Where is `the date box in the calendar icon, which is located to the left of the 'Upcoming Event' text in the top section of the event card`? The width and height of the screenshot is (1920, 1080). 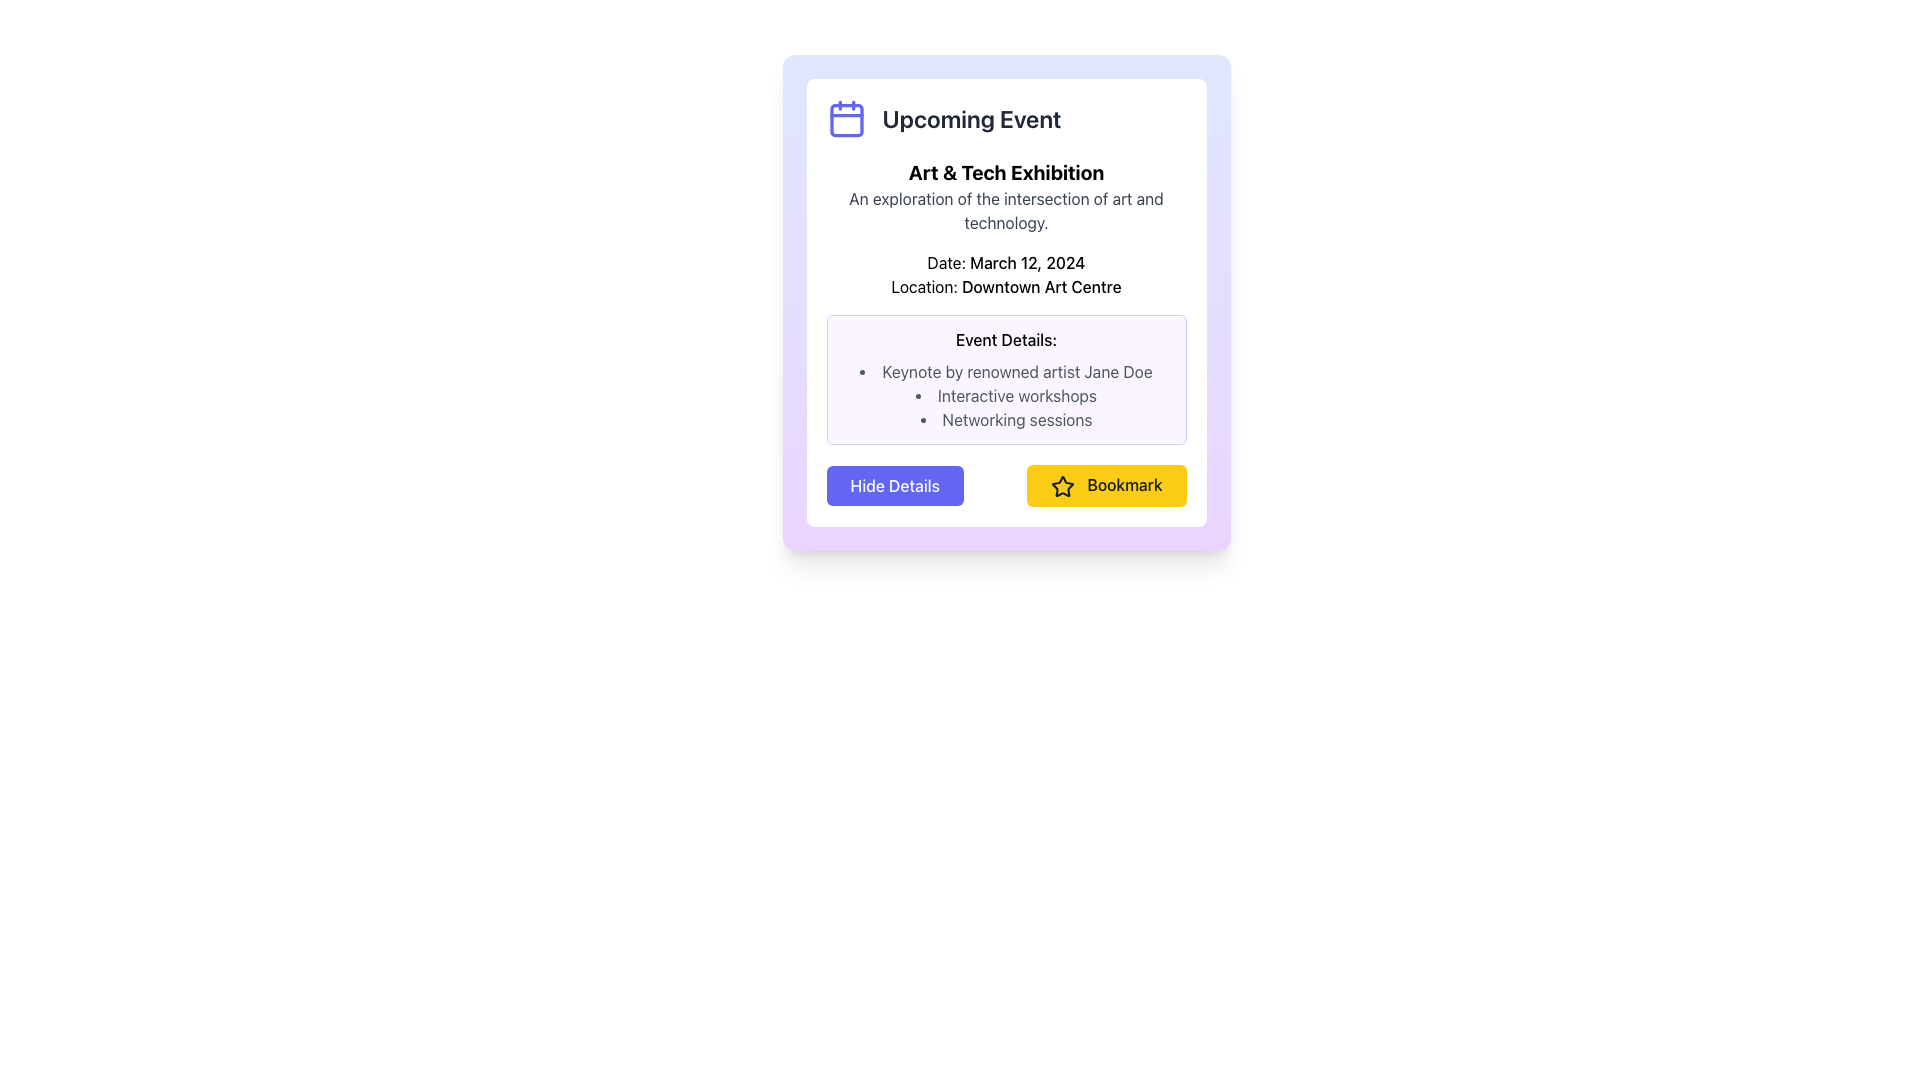
the date box in the calendar icon, which is located to the left of the 'Upcoming Event' text in the top section of the event card is located at coordinates (846, 120).